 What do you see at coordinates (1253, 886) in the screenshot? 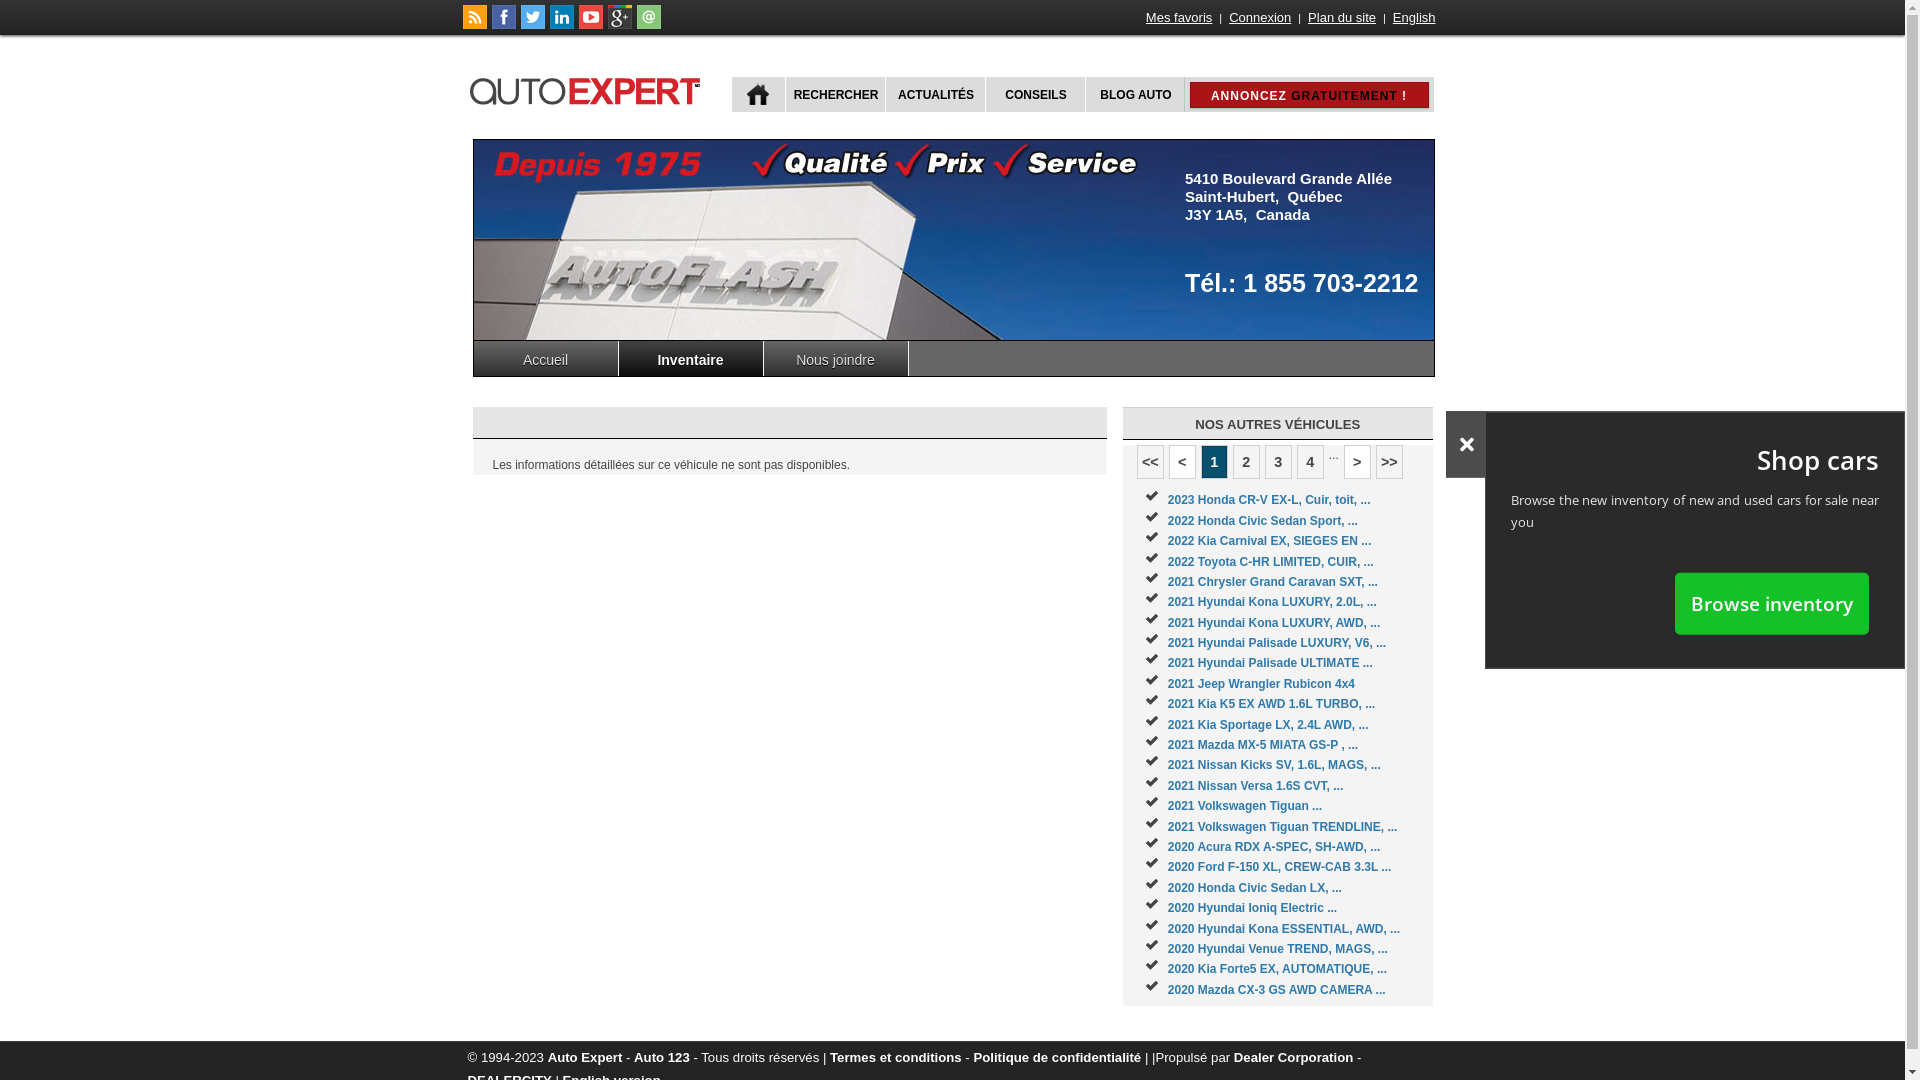
I see `'2020 Honda Civic Sedan LX, ...'` at bounding box center [1253, 886].